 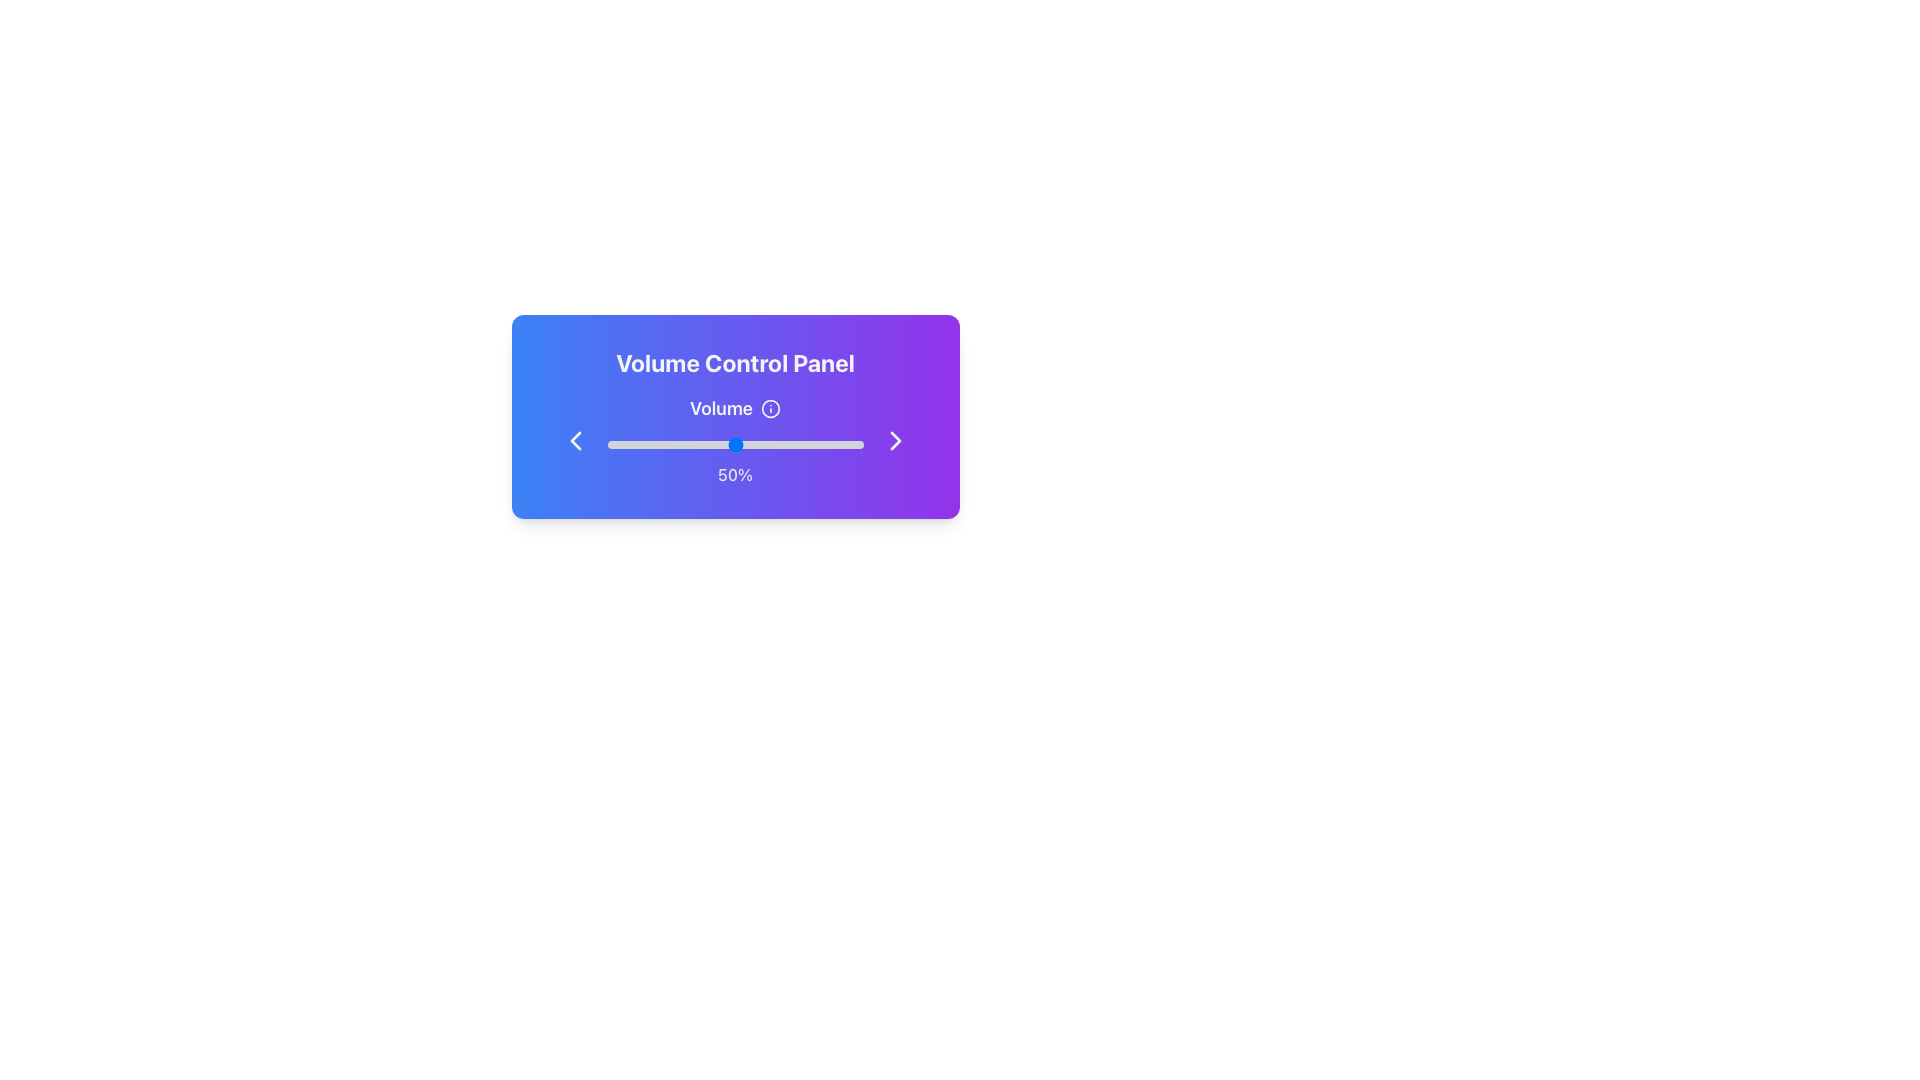 What do you see at coordinates (574, 439) in the screenshot?
I see `the left-facing chevron icon button with a white stroke in the blue and purple gradient volume control panel to change its color` at bounding box center [574, 439].